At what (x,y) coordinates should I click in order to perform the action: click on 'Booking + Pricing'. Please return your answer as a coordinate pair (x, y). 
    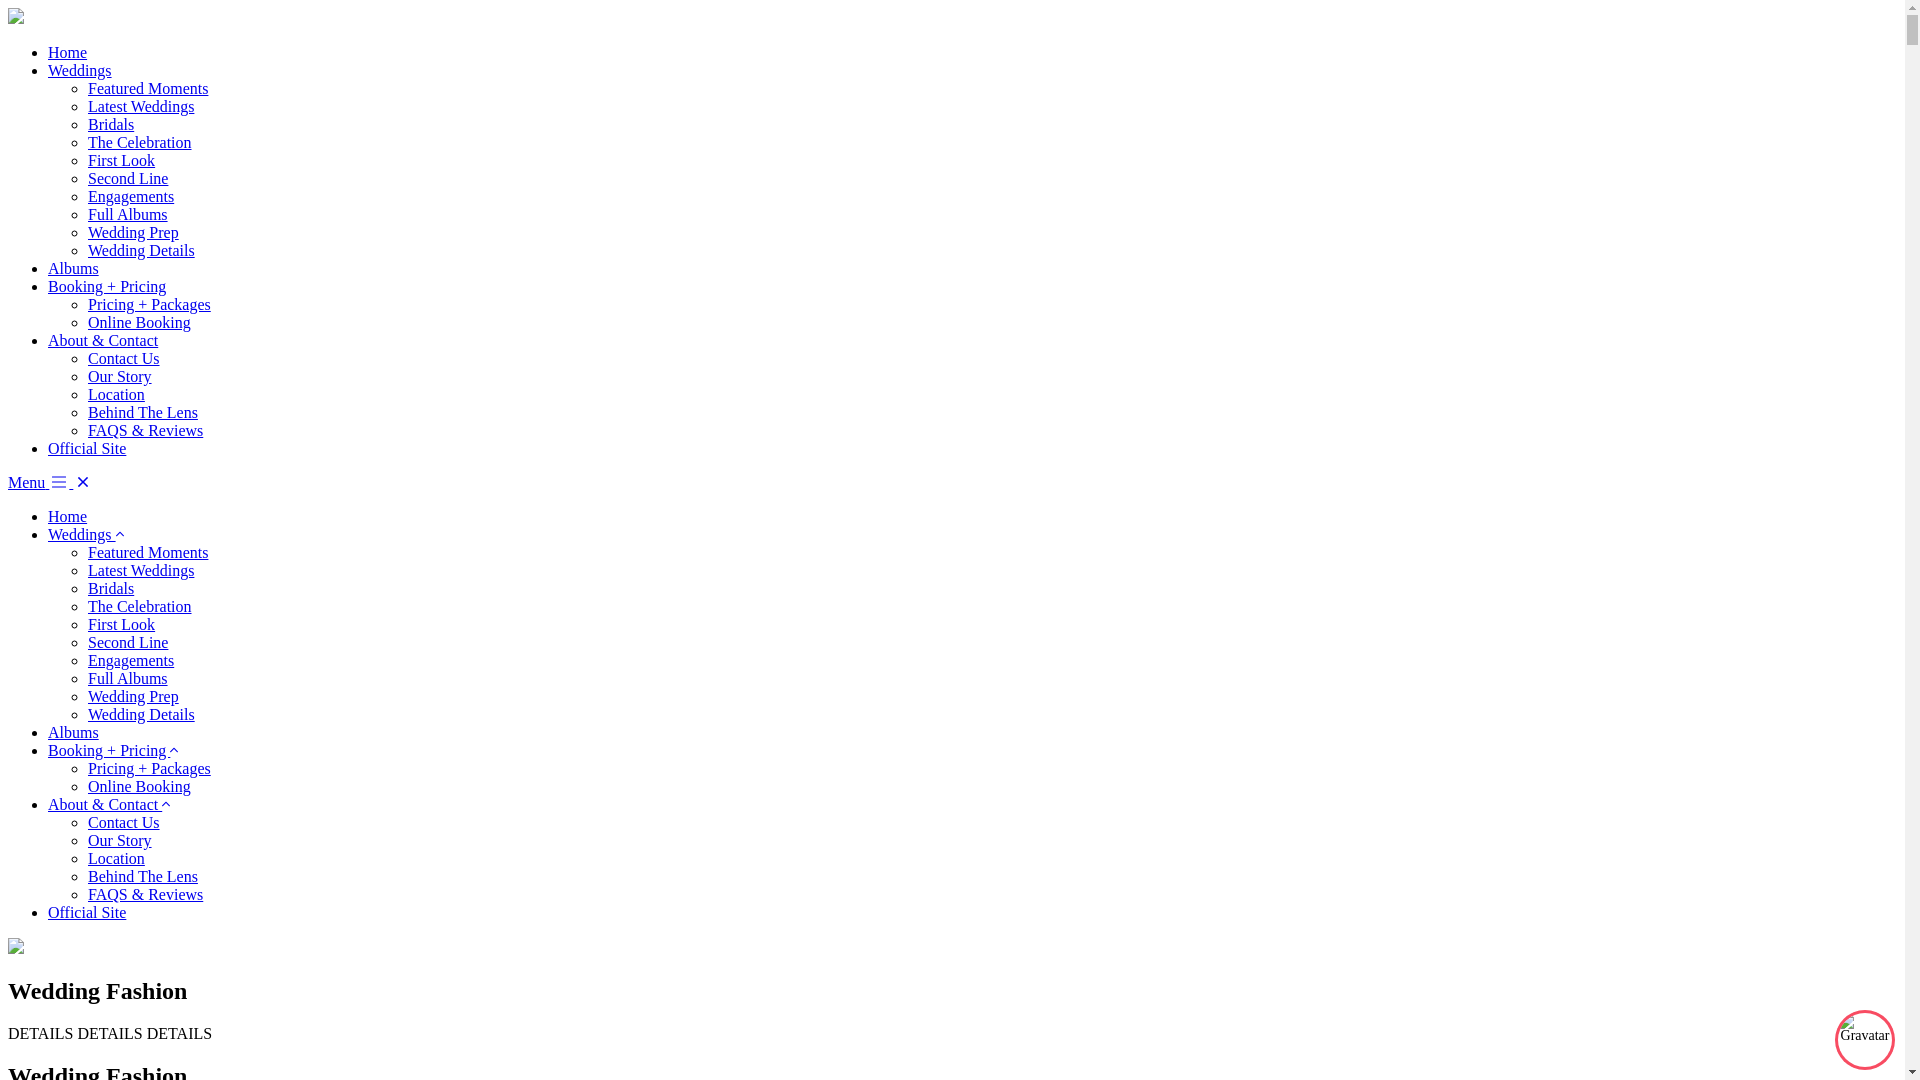
    Looking at the image, I should click on (108, 750).